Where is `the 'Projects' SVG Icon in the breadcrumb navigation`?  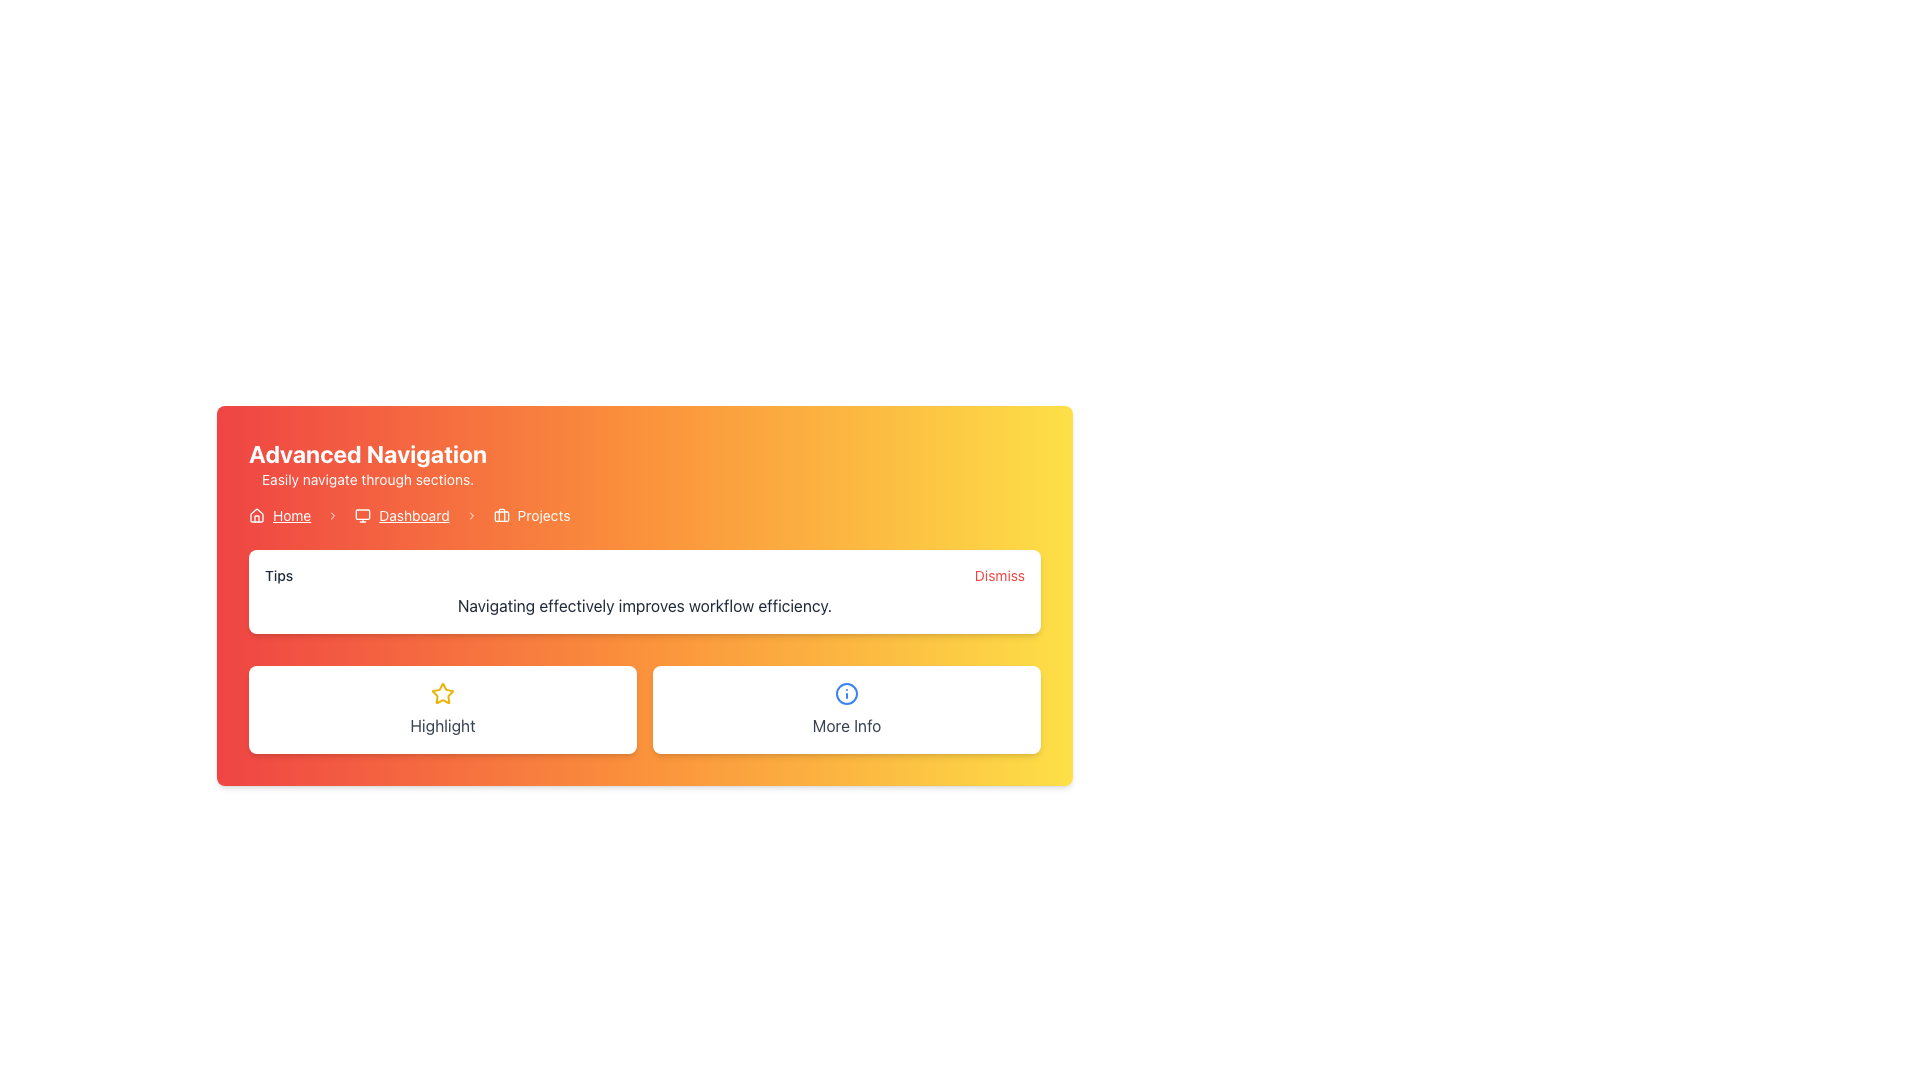
the 'Projects' SVG Icon in the breadcrumb navigation is located at coordinates (501, 515).